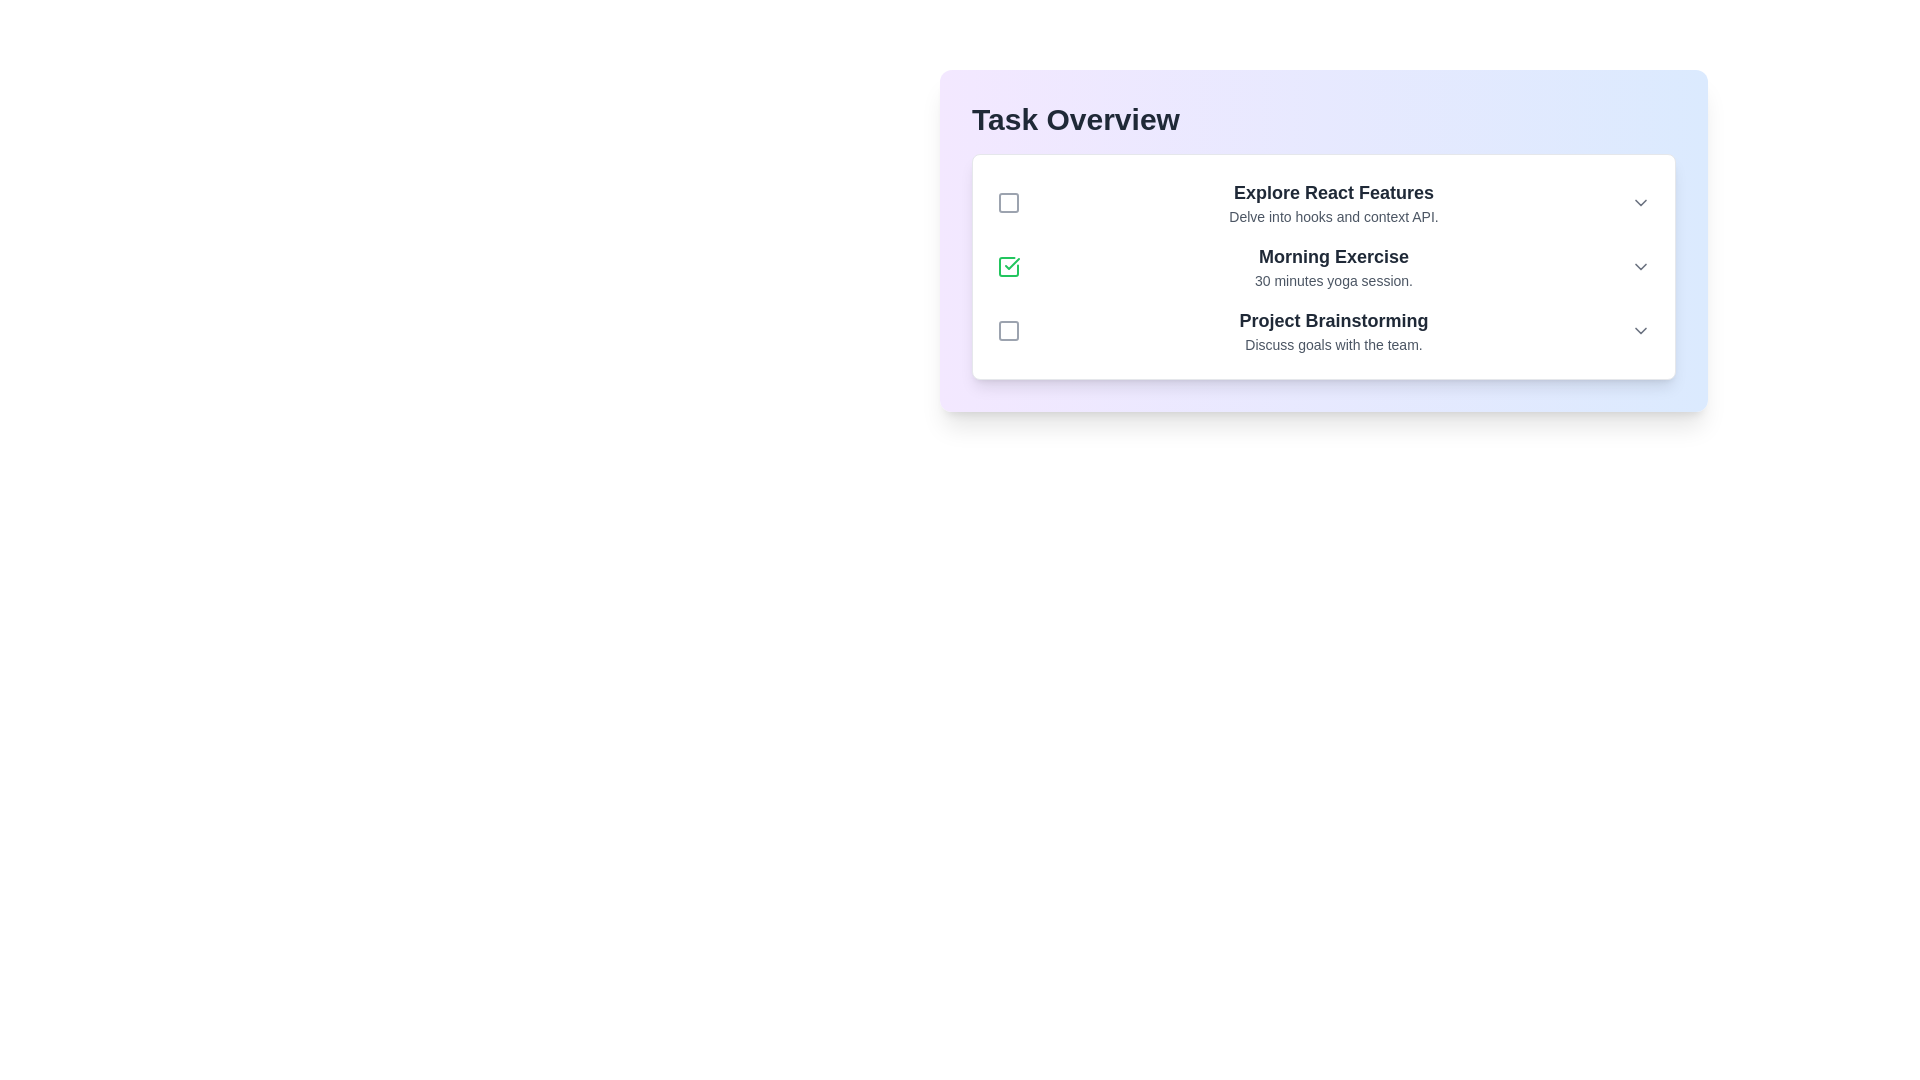  Describe the element at coordinates (1641, 203) in the screenshot. I see `the ChevronDown icon corresponding to the task titled Explore React Features to expand its details` at that location.